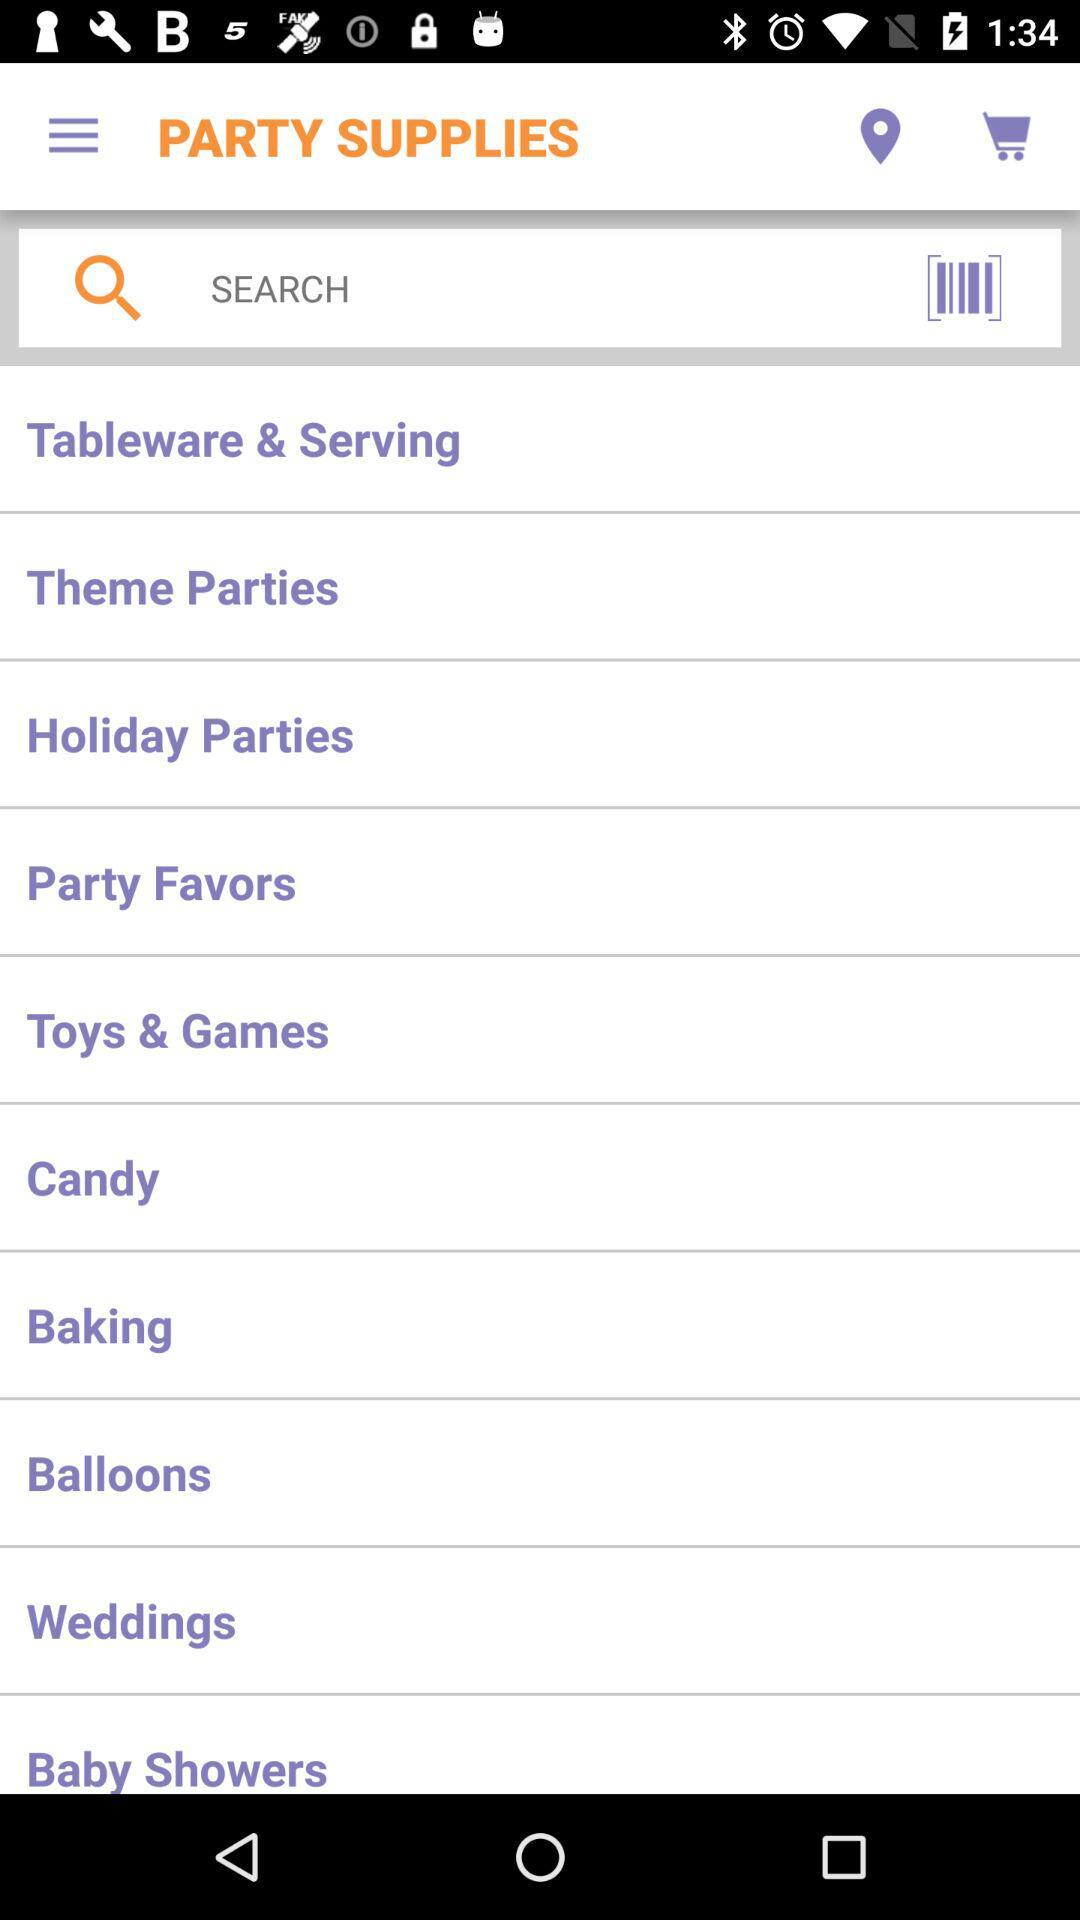 The width and height of the screenshot is (1080, 1920). Describe the element at coordinates (540, 585) in the screenshot. I see `the theme parties item` at that location.